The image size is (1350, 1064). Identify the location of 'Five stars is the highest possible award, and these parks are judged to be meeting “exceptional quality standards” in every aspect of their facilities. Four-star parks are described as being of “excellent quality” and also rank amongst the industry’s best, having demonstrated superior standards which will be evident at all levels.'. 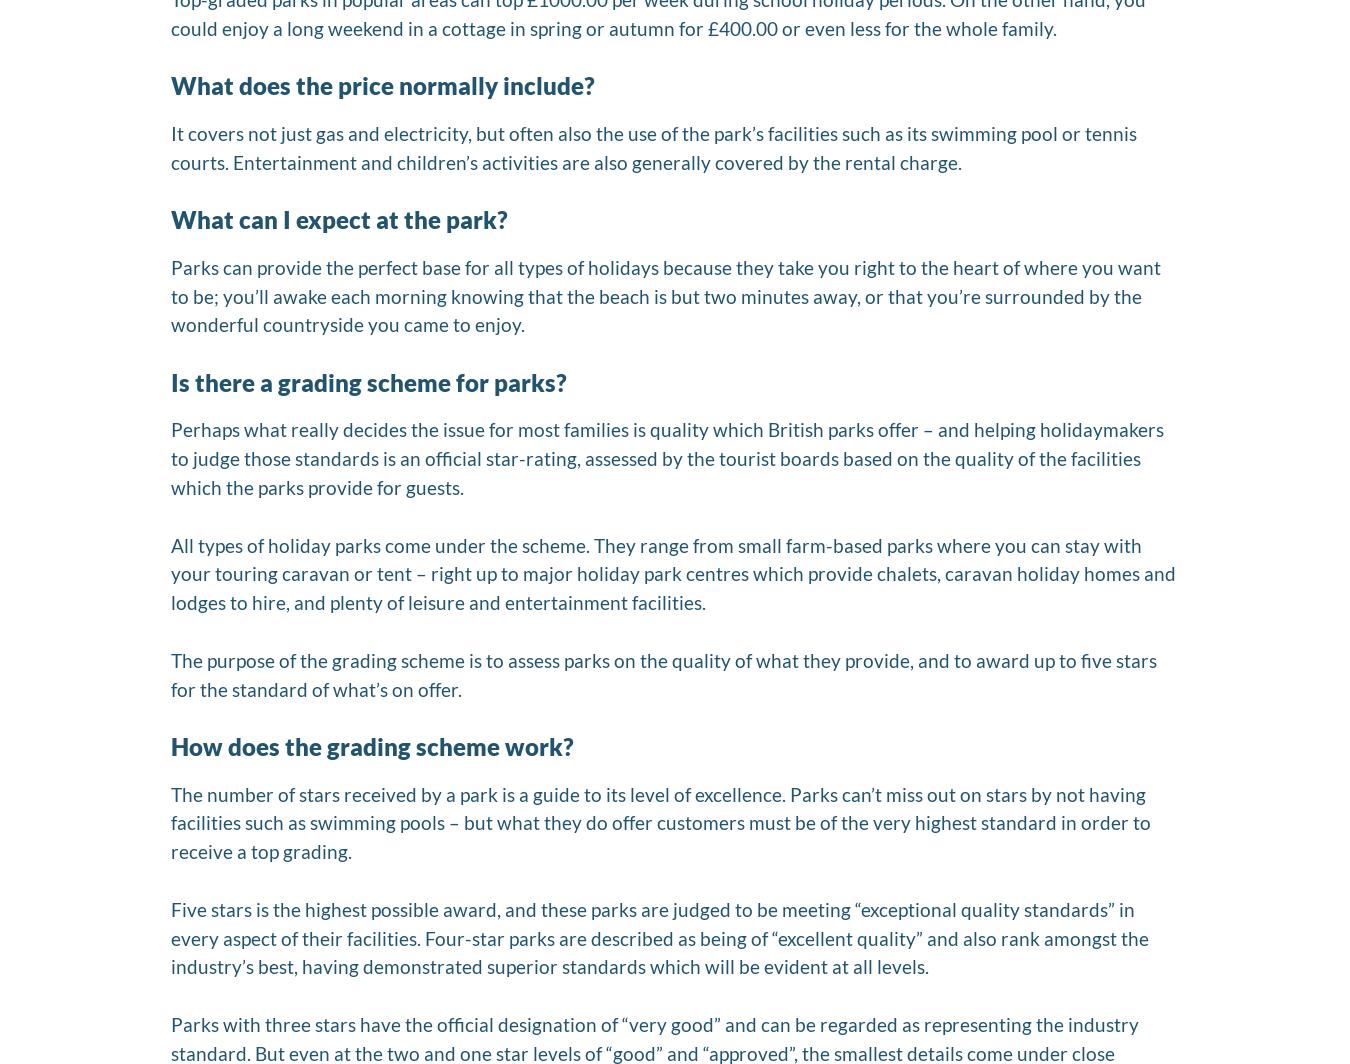
(660, 937).